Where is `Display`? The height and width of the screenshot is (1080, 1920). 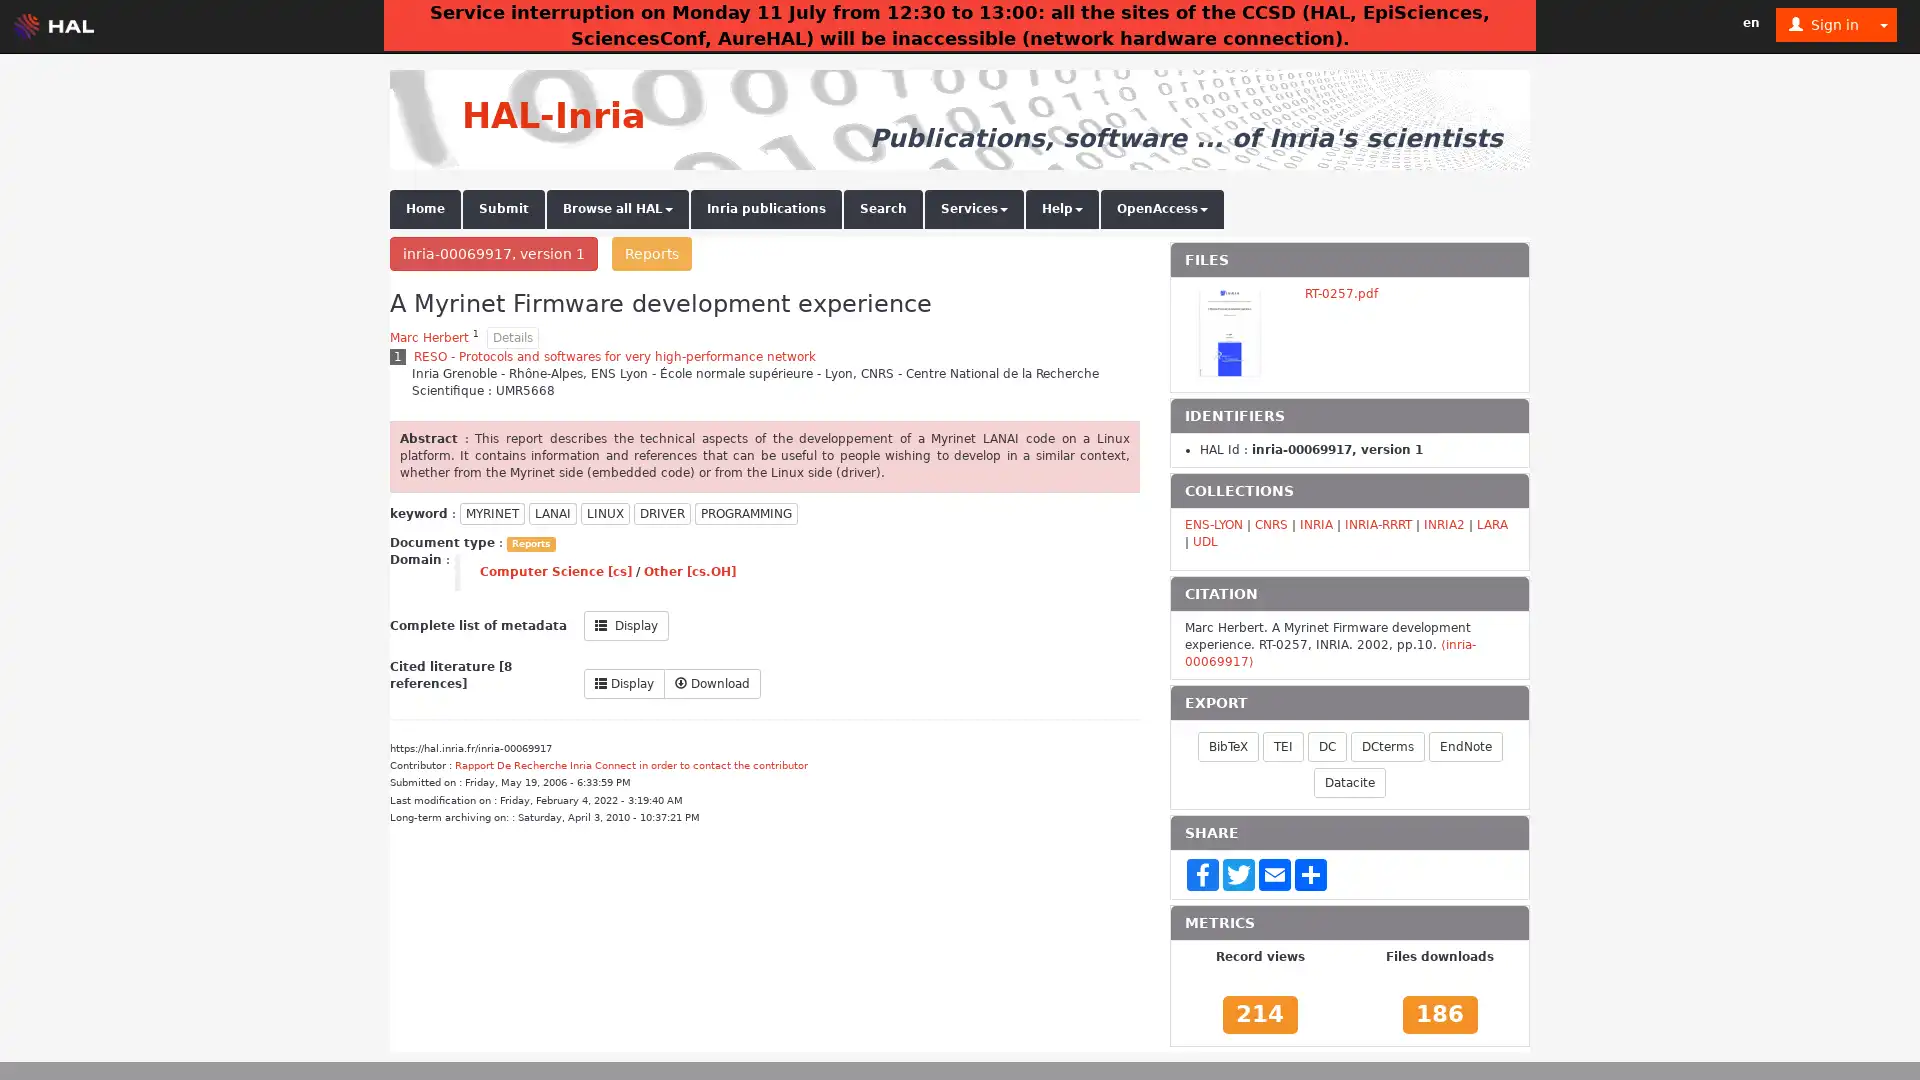
Display is located at coordinates (625, 624).